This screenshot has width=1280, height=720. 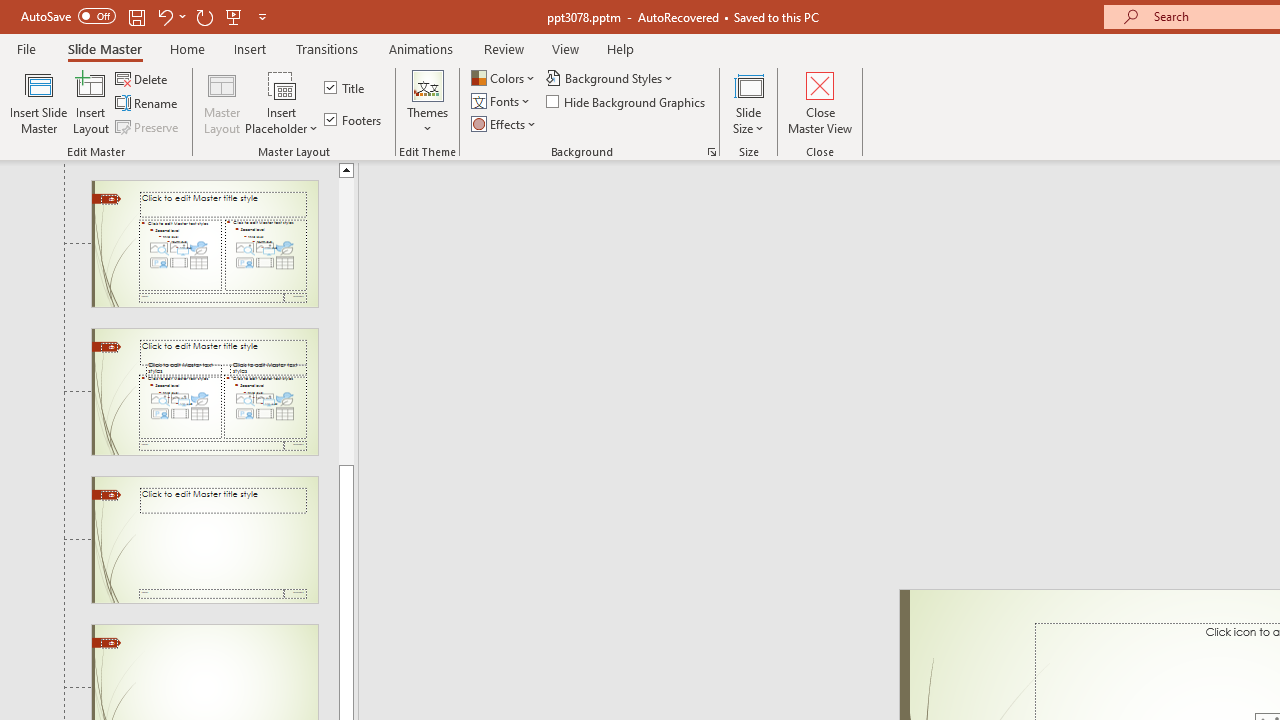 What do you see at coordinates (222, 103) in the screenshot?
I see `'Master Layout...'` at bounding box center [222, 103].